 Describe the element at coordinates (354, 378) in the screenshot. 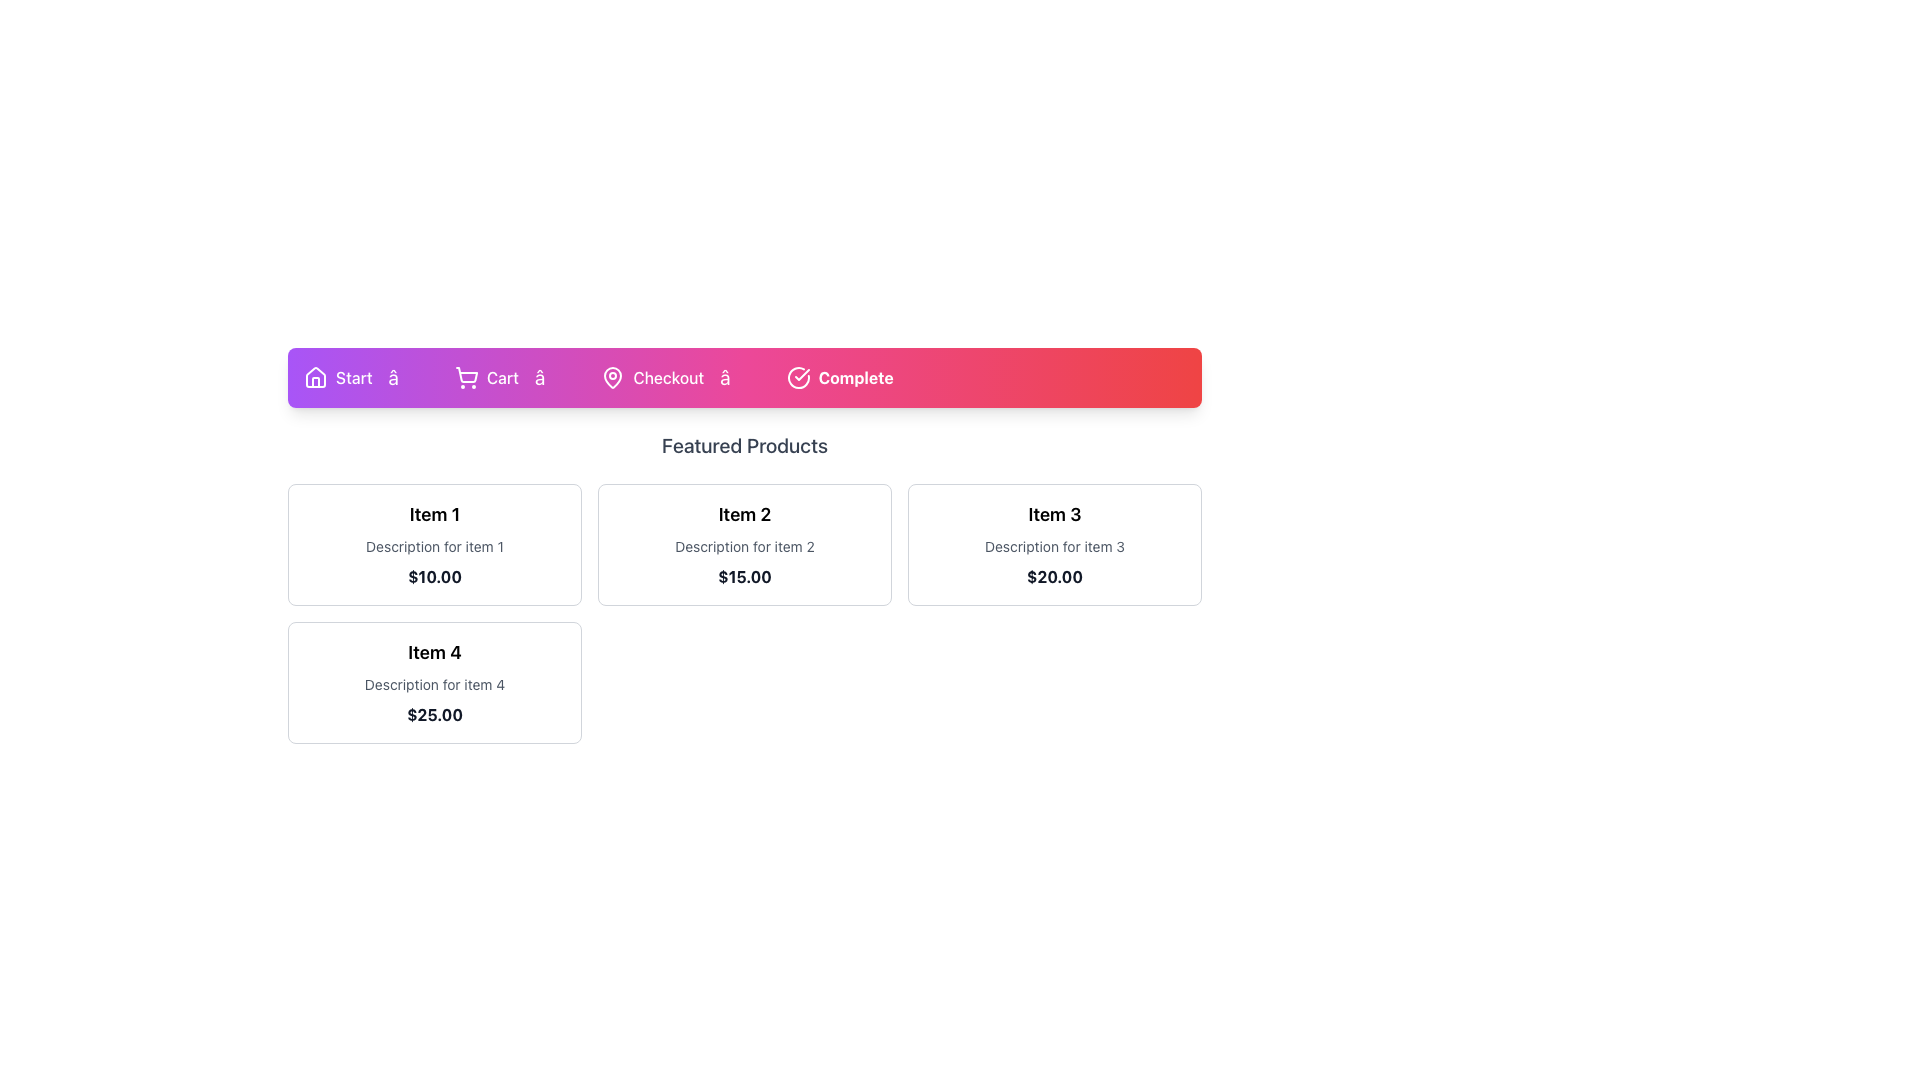

I see `the text label located on the navigation bar, positioned to the right of the house icon, which indicates the starting point or home section of the application` at that location.